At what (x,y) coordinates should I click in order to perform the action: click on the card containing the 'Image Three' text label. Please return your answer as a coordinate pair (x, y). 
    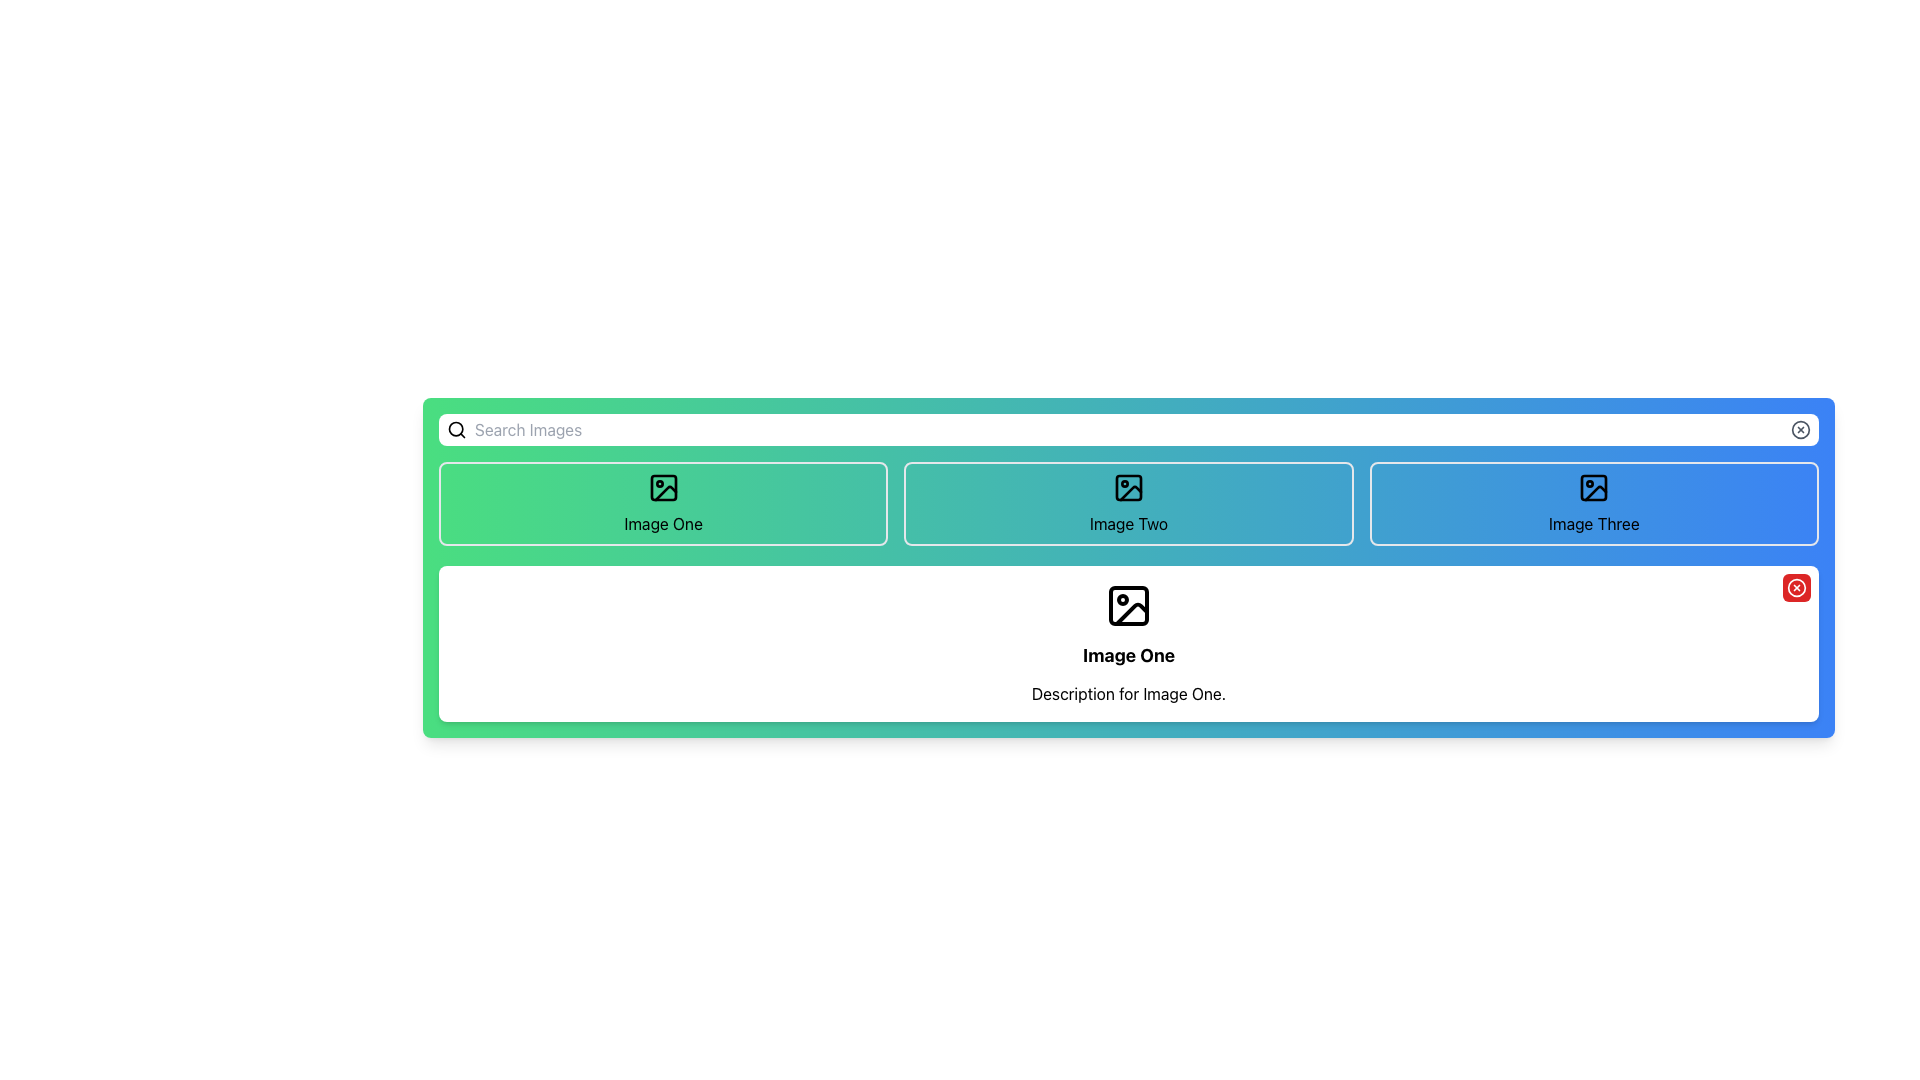
    Looking at the image, I should click on (1593, 523).